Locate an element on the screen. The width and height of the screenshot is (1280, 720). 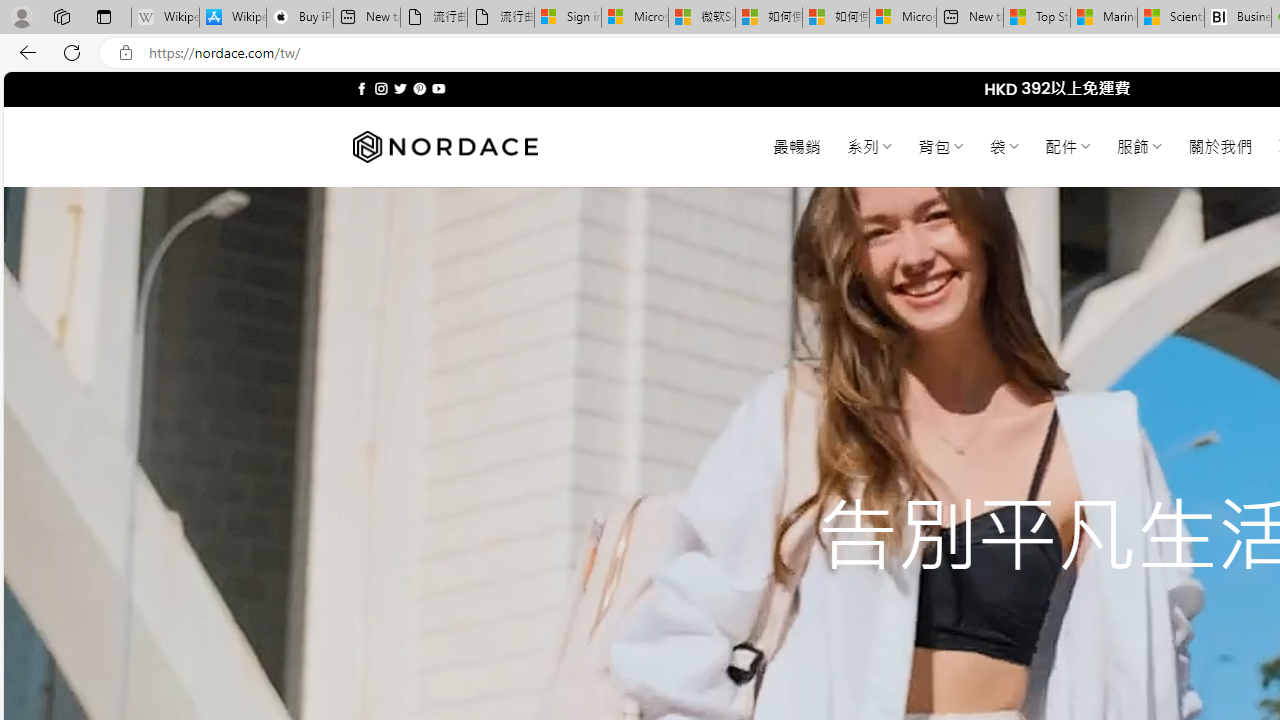
'Follow on Facebook' is located at coordinates (362, 88).